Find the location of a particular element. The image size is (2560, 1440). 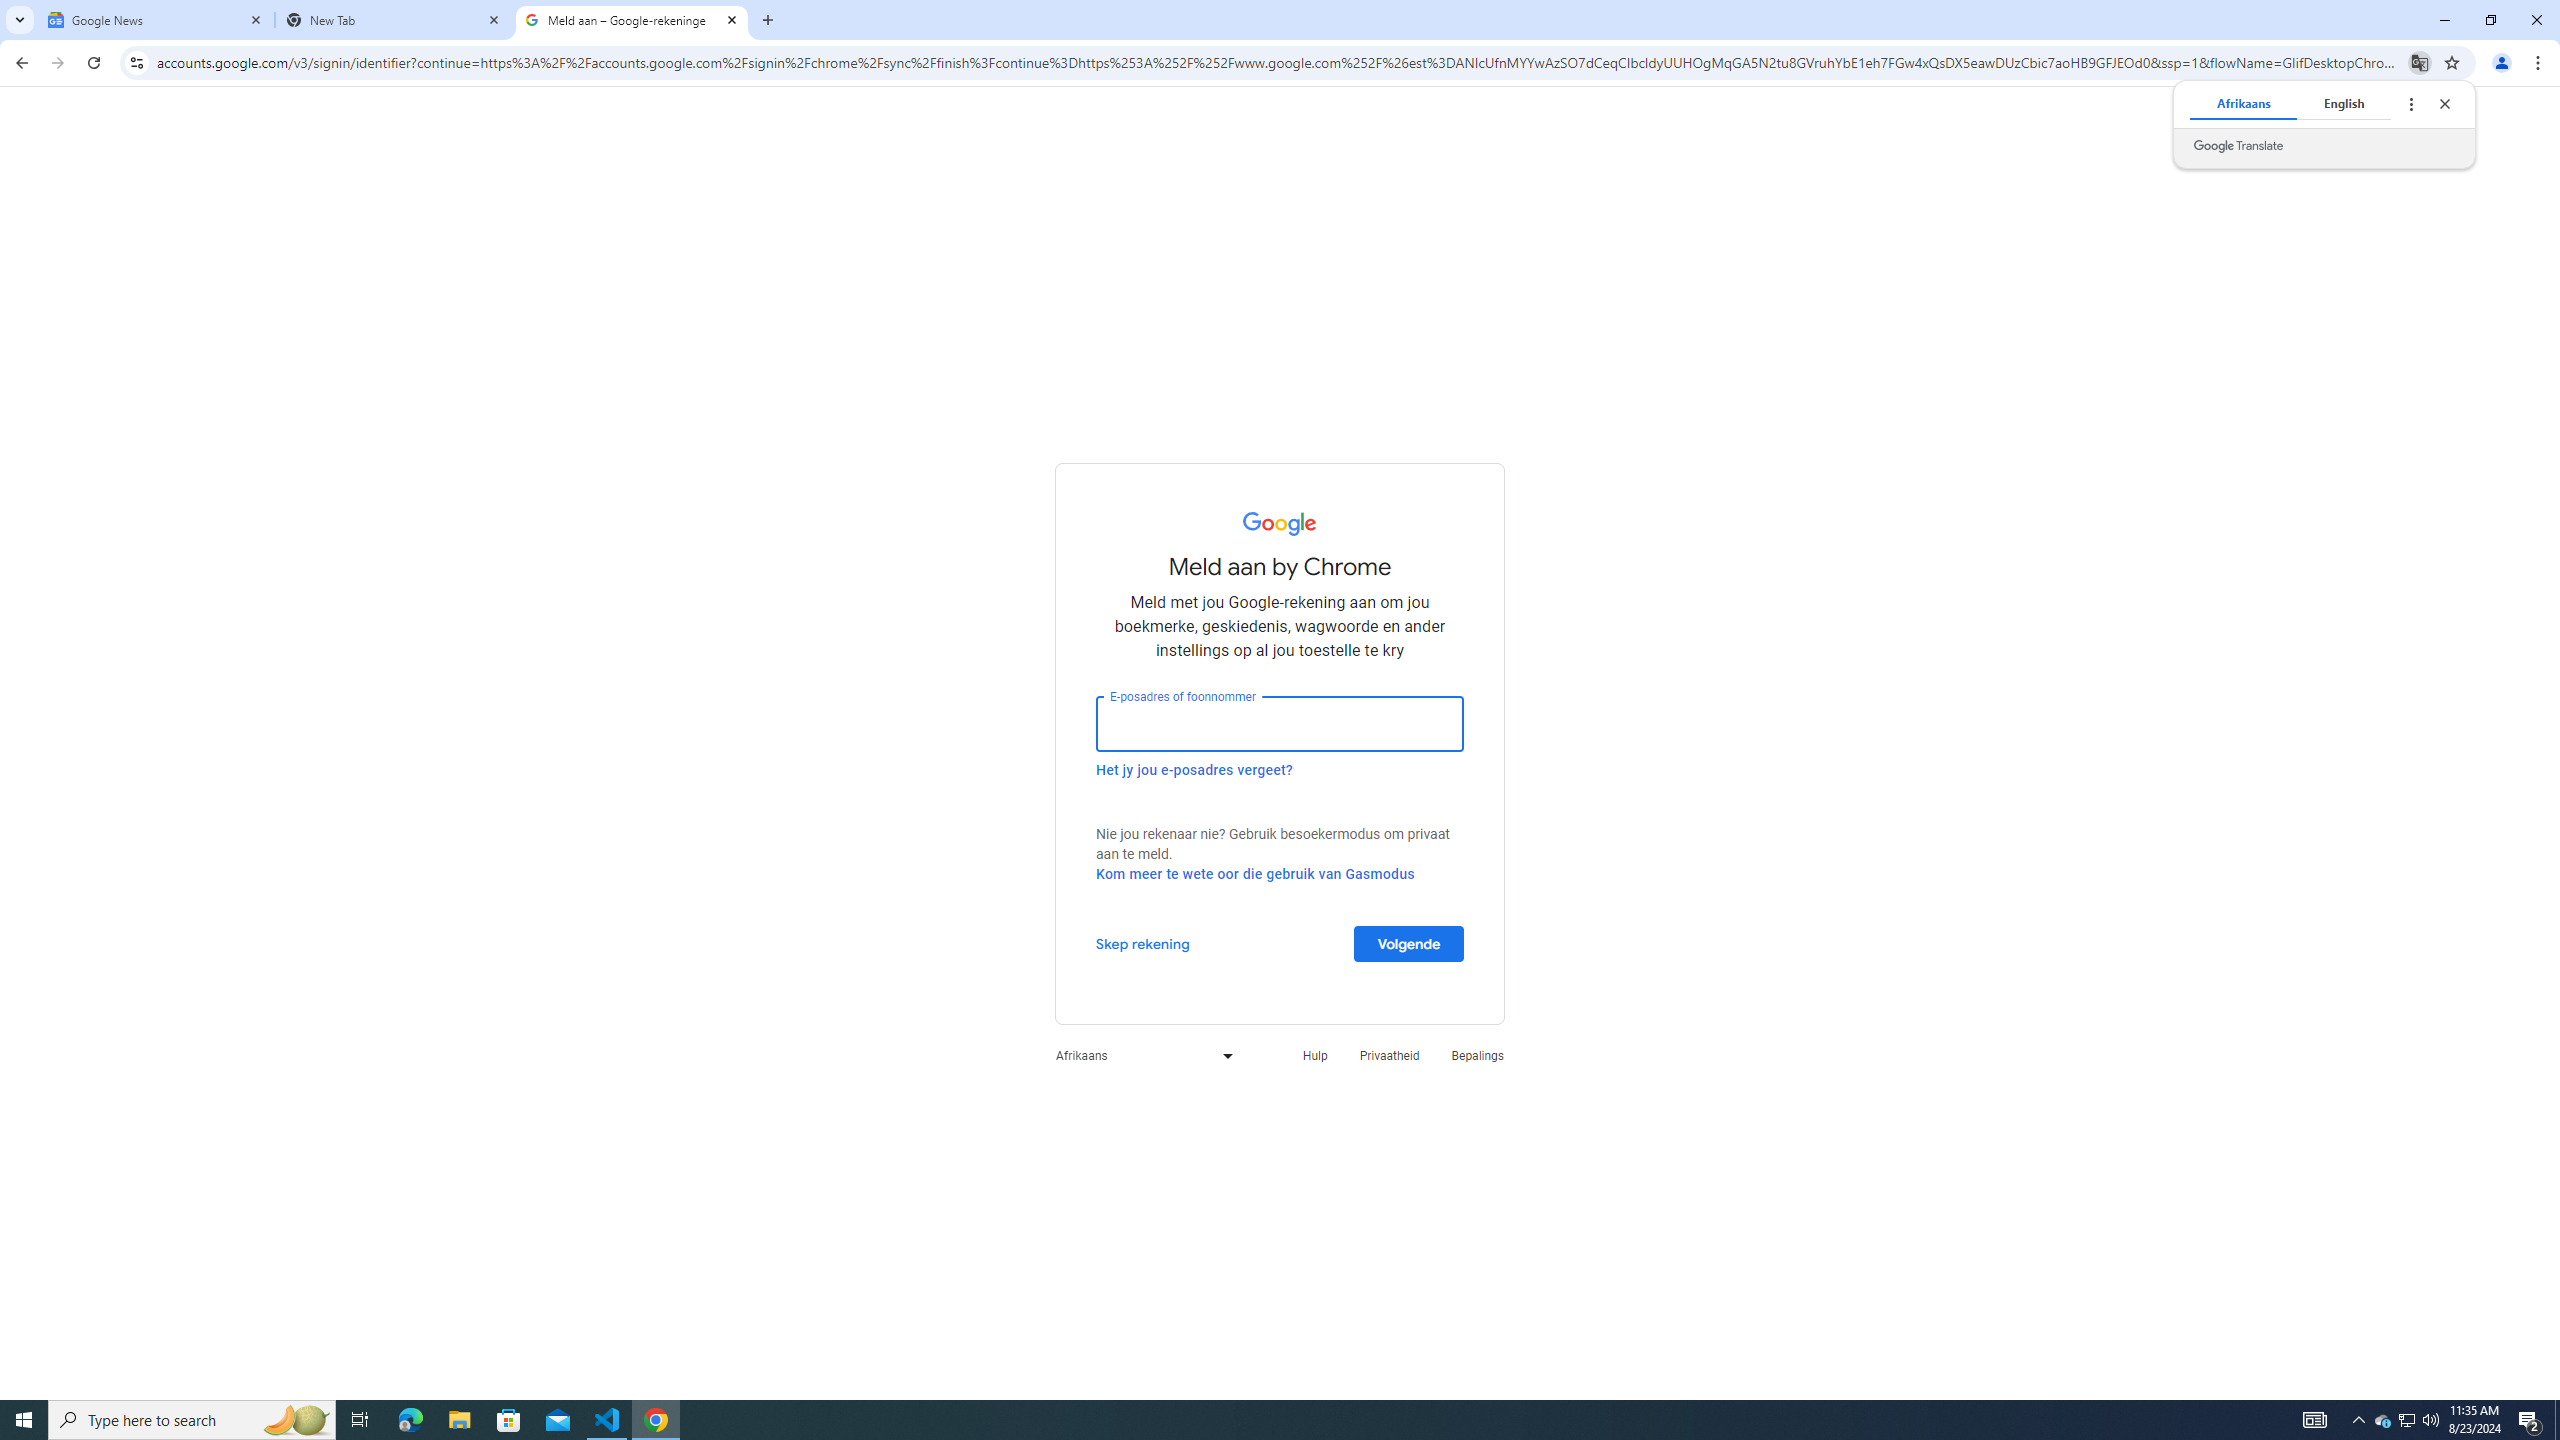

'Skep rekening' is located at coordinates (1142, 942).